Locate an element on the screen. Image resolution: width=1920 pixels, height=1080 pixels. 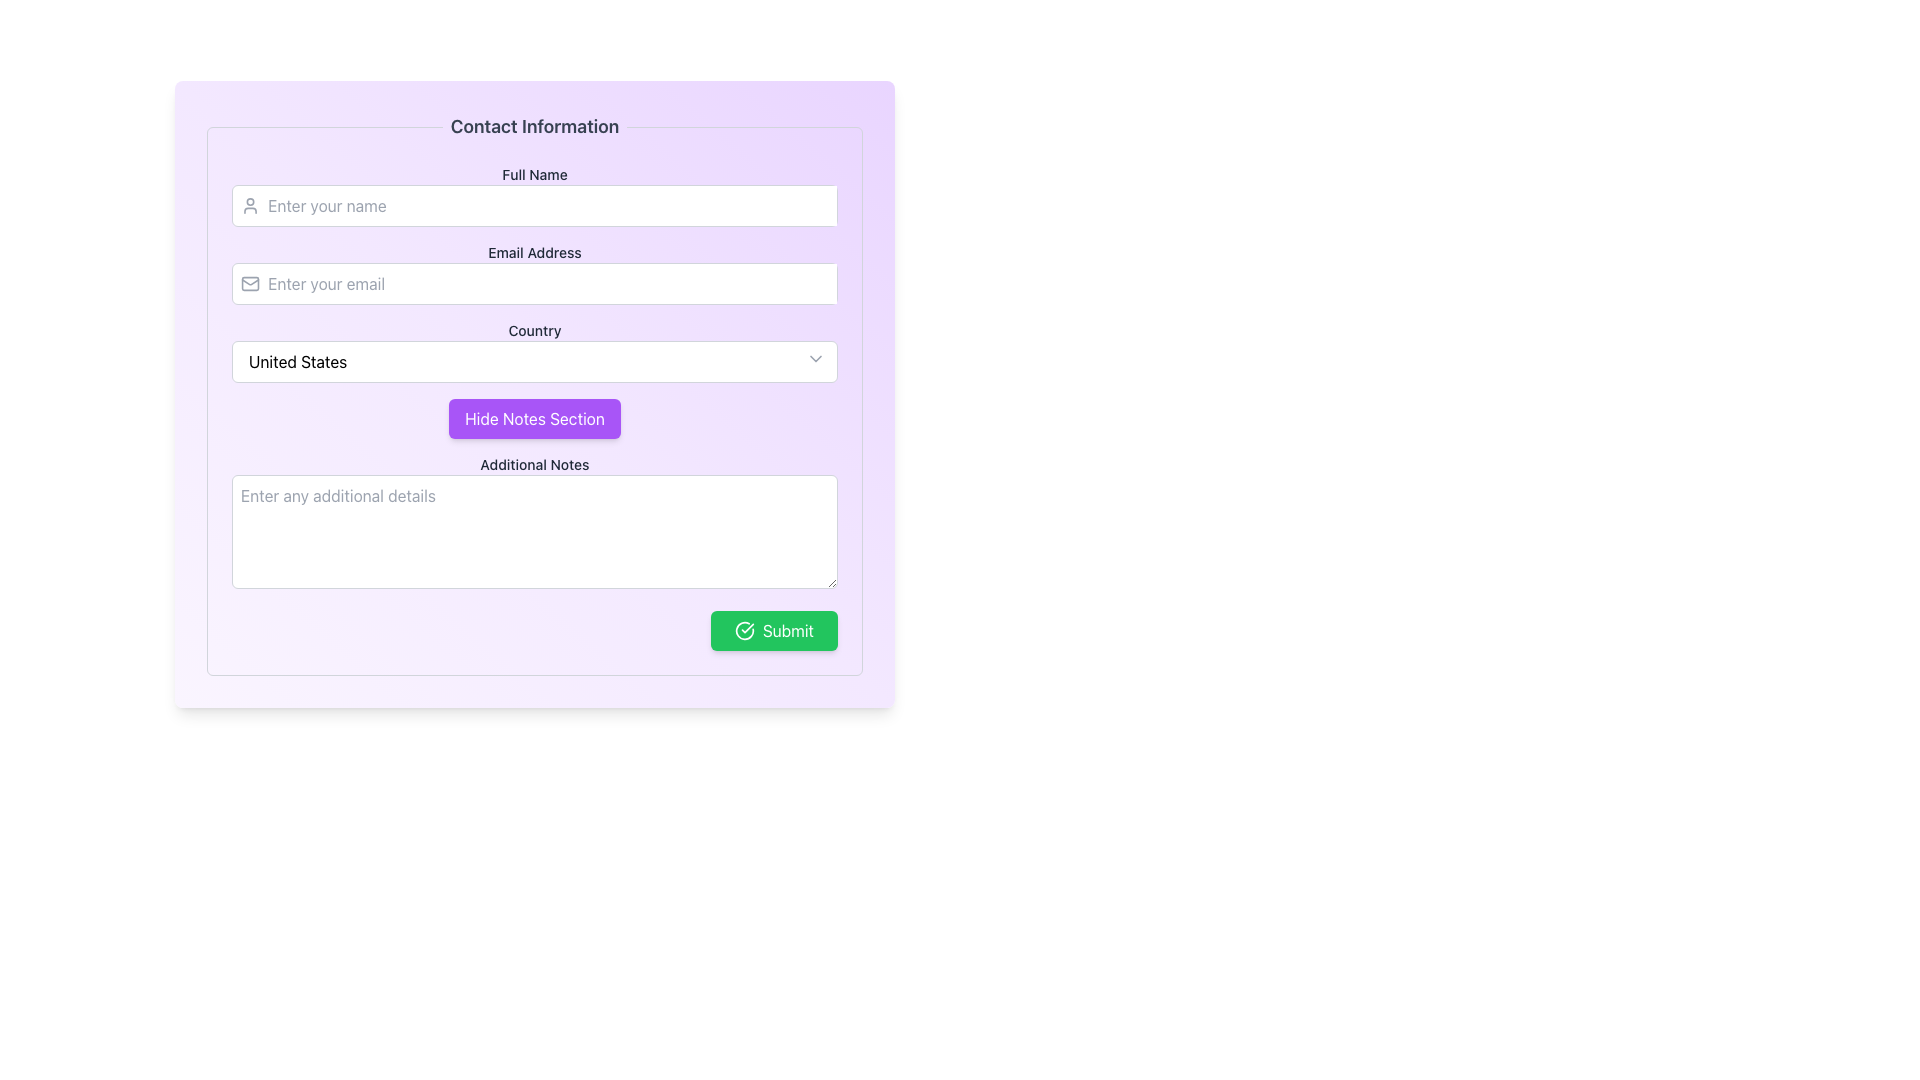
the Text label in the 'Contact Information' section, which provides context for the input area below it is located at coordinates (534, 465).